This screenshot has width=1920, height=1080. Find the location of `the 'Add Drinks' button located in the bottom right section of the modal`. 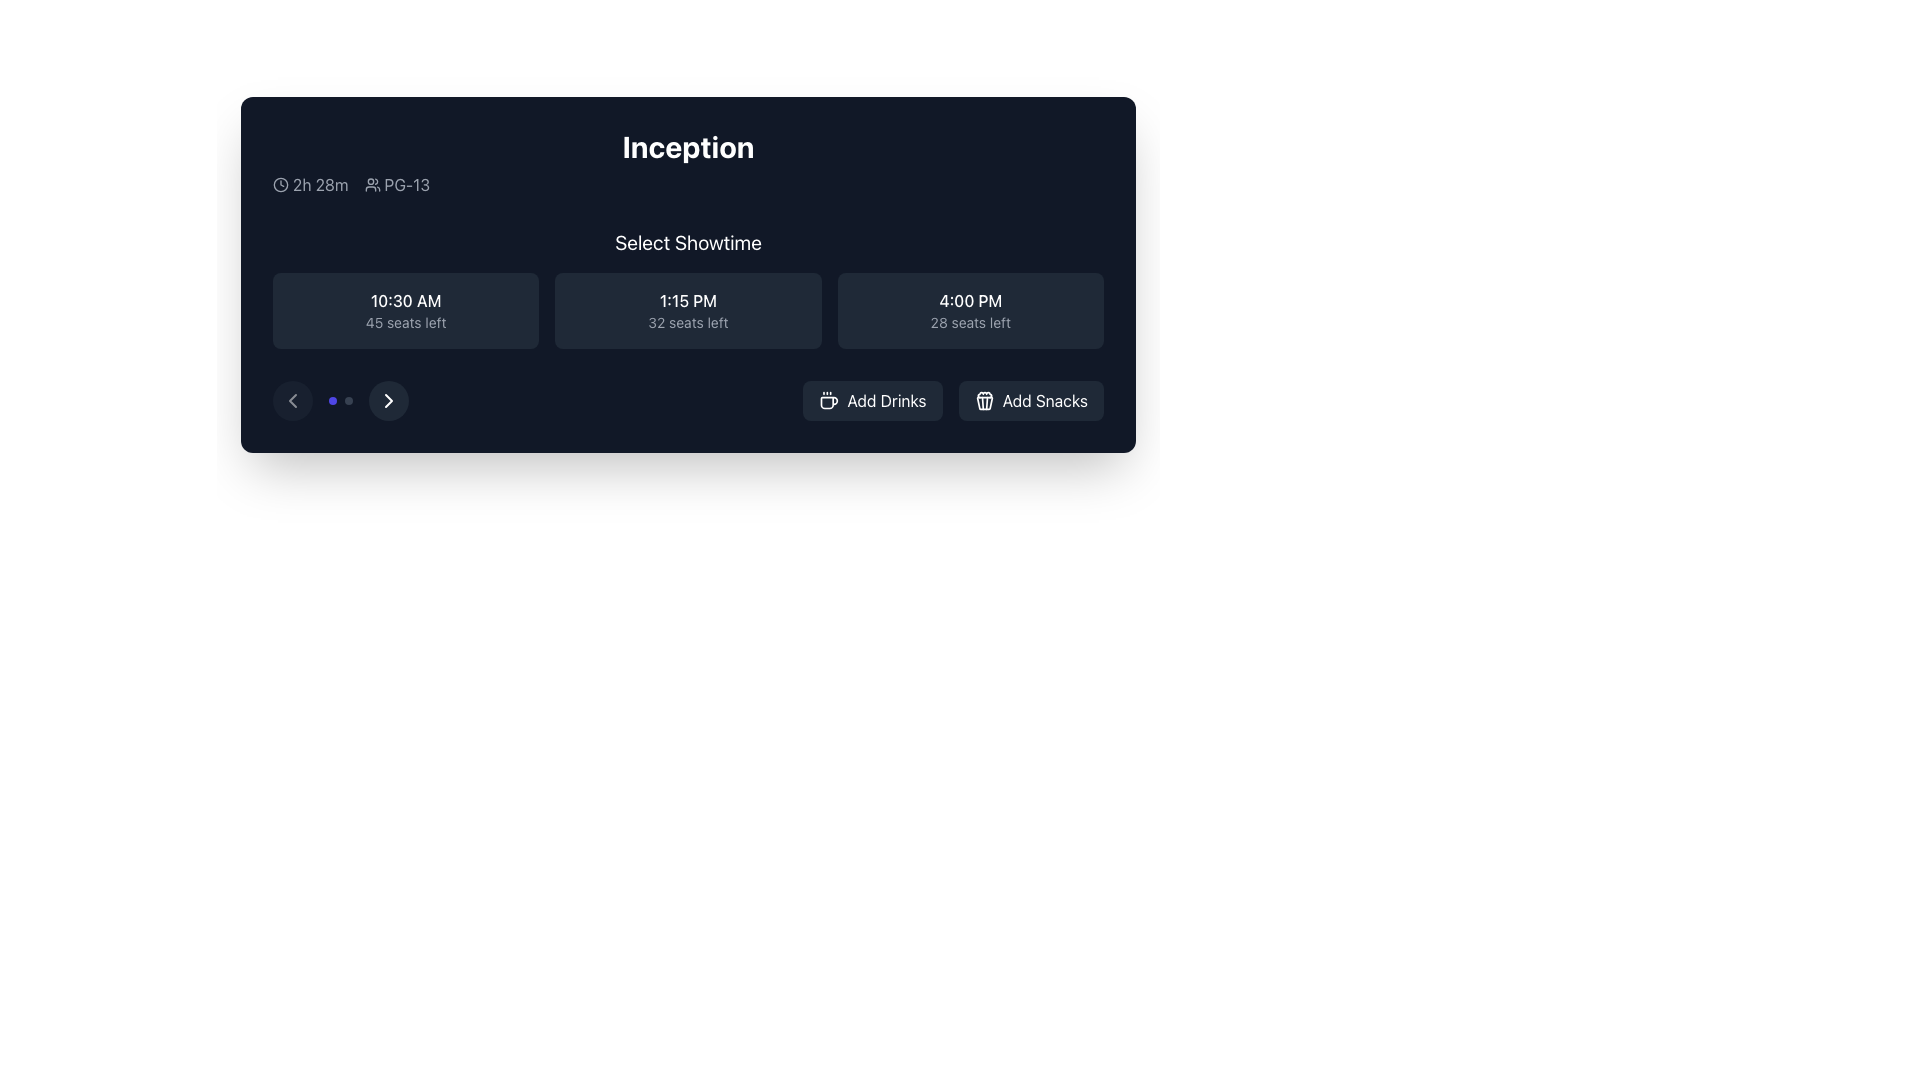

the 'Add Drinks' button located in the bottom right section of the modal is located at coordinates (873, 401).